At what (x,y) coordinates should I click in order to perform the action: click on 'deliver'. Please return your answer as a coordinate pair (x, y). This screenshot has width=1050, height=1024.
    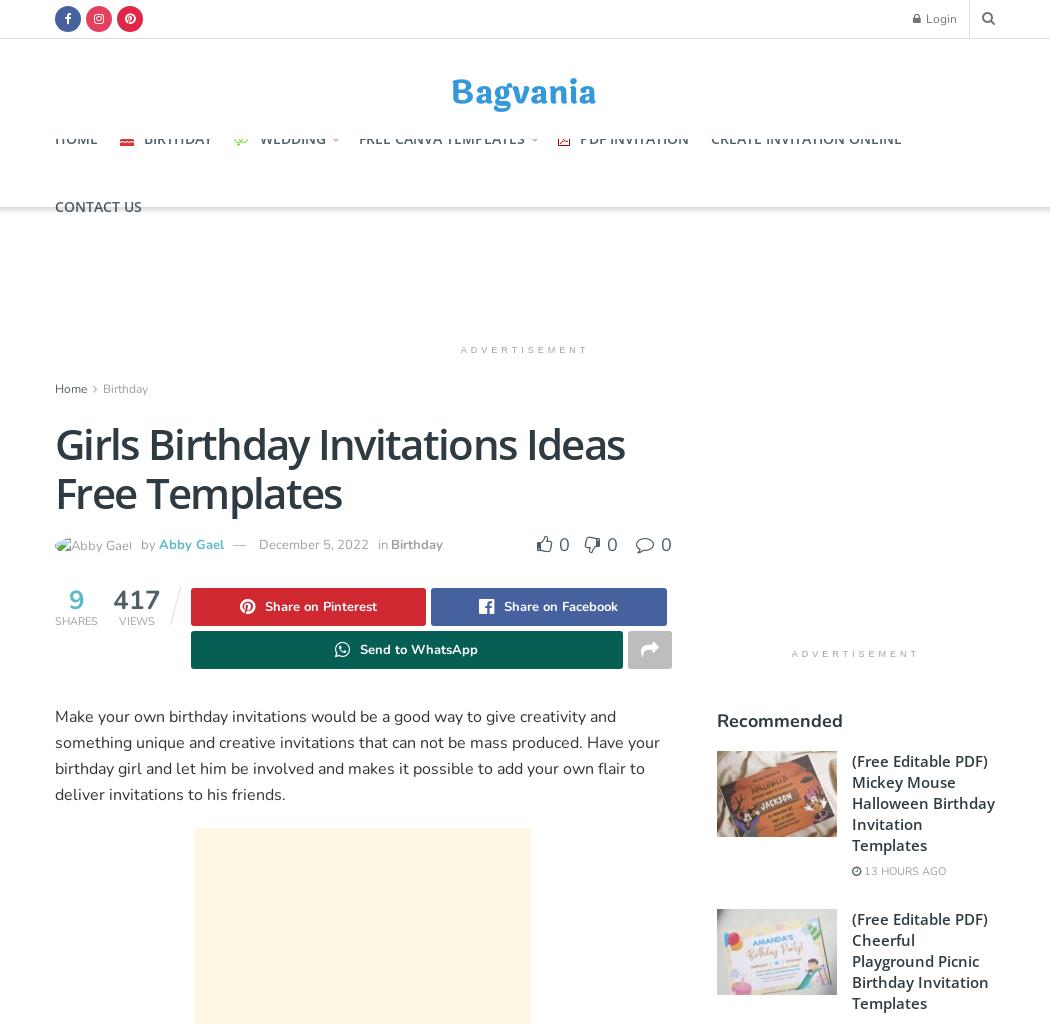
    Looking at the image, I should click on (80, 795).